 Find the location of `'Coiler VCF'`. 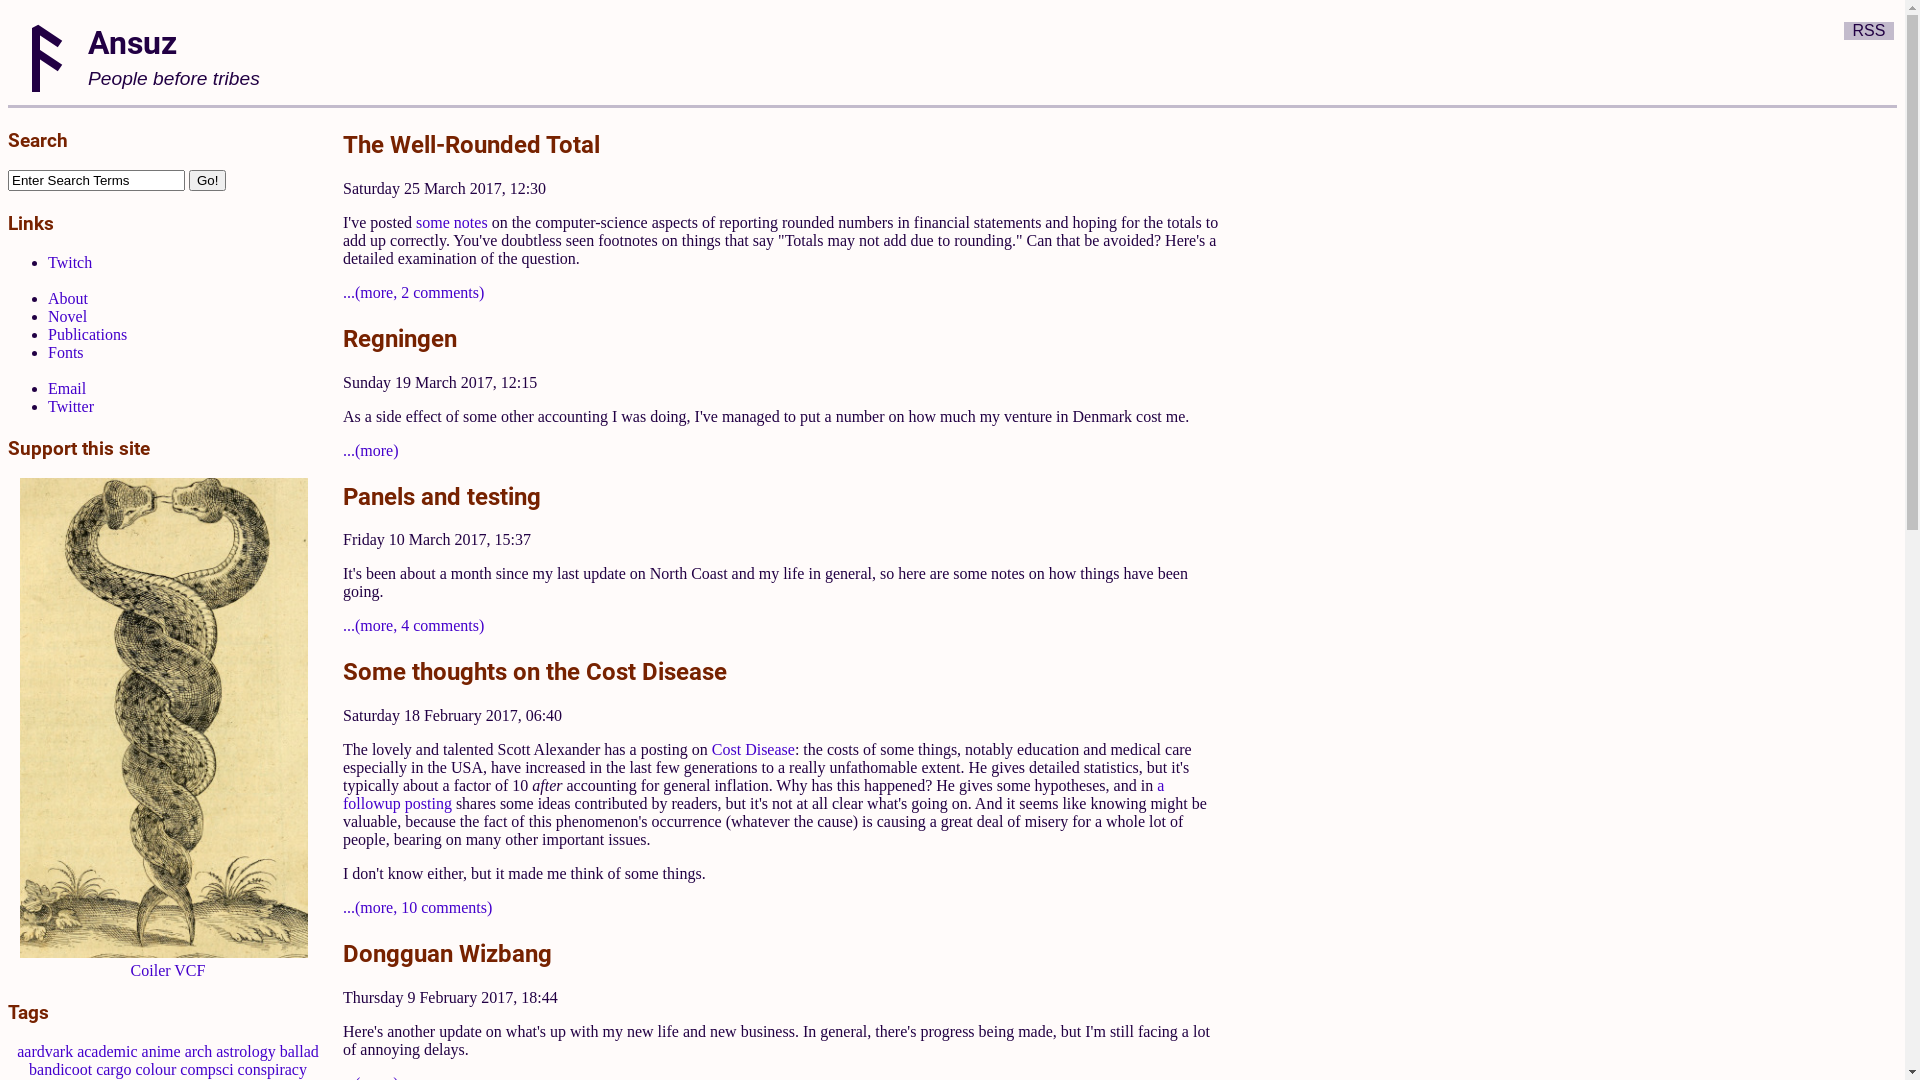

'Coiler VCF' is located at coordinates (168, 969).